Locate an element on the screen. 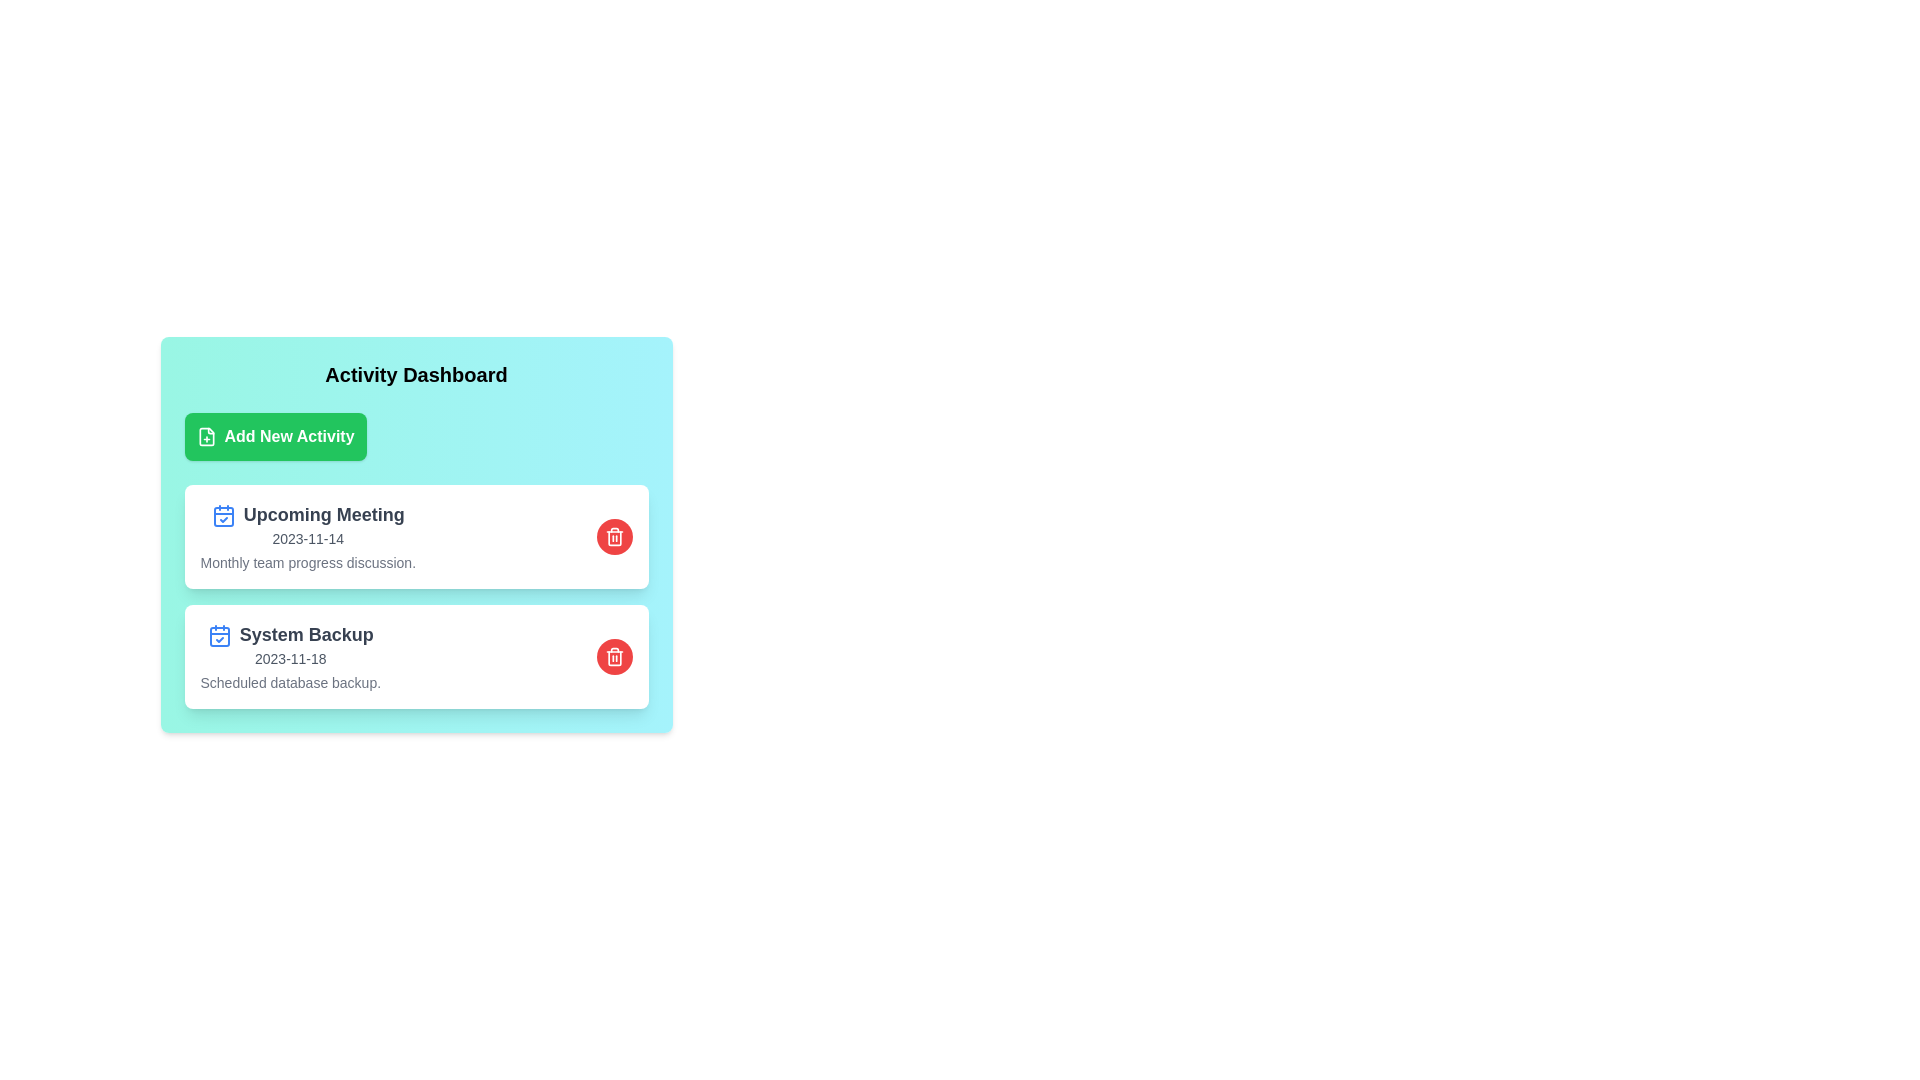 The image size is (1920, 1080). the button labeled Delete System Backup to observe its visual feedback is located at coordinates (613, 656).